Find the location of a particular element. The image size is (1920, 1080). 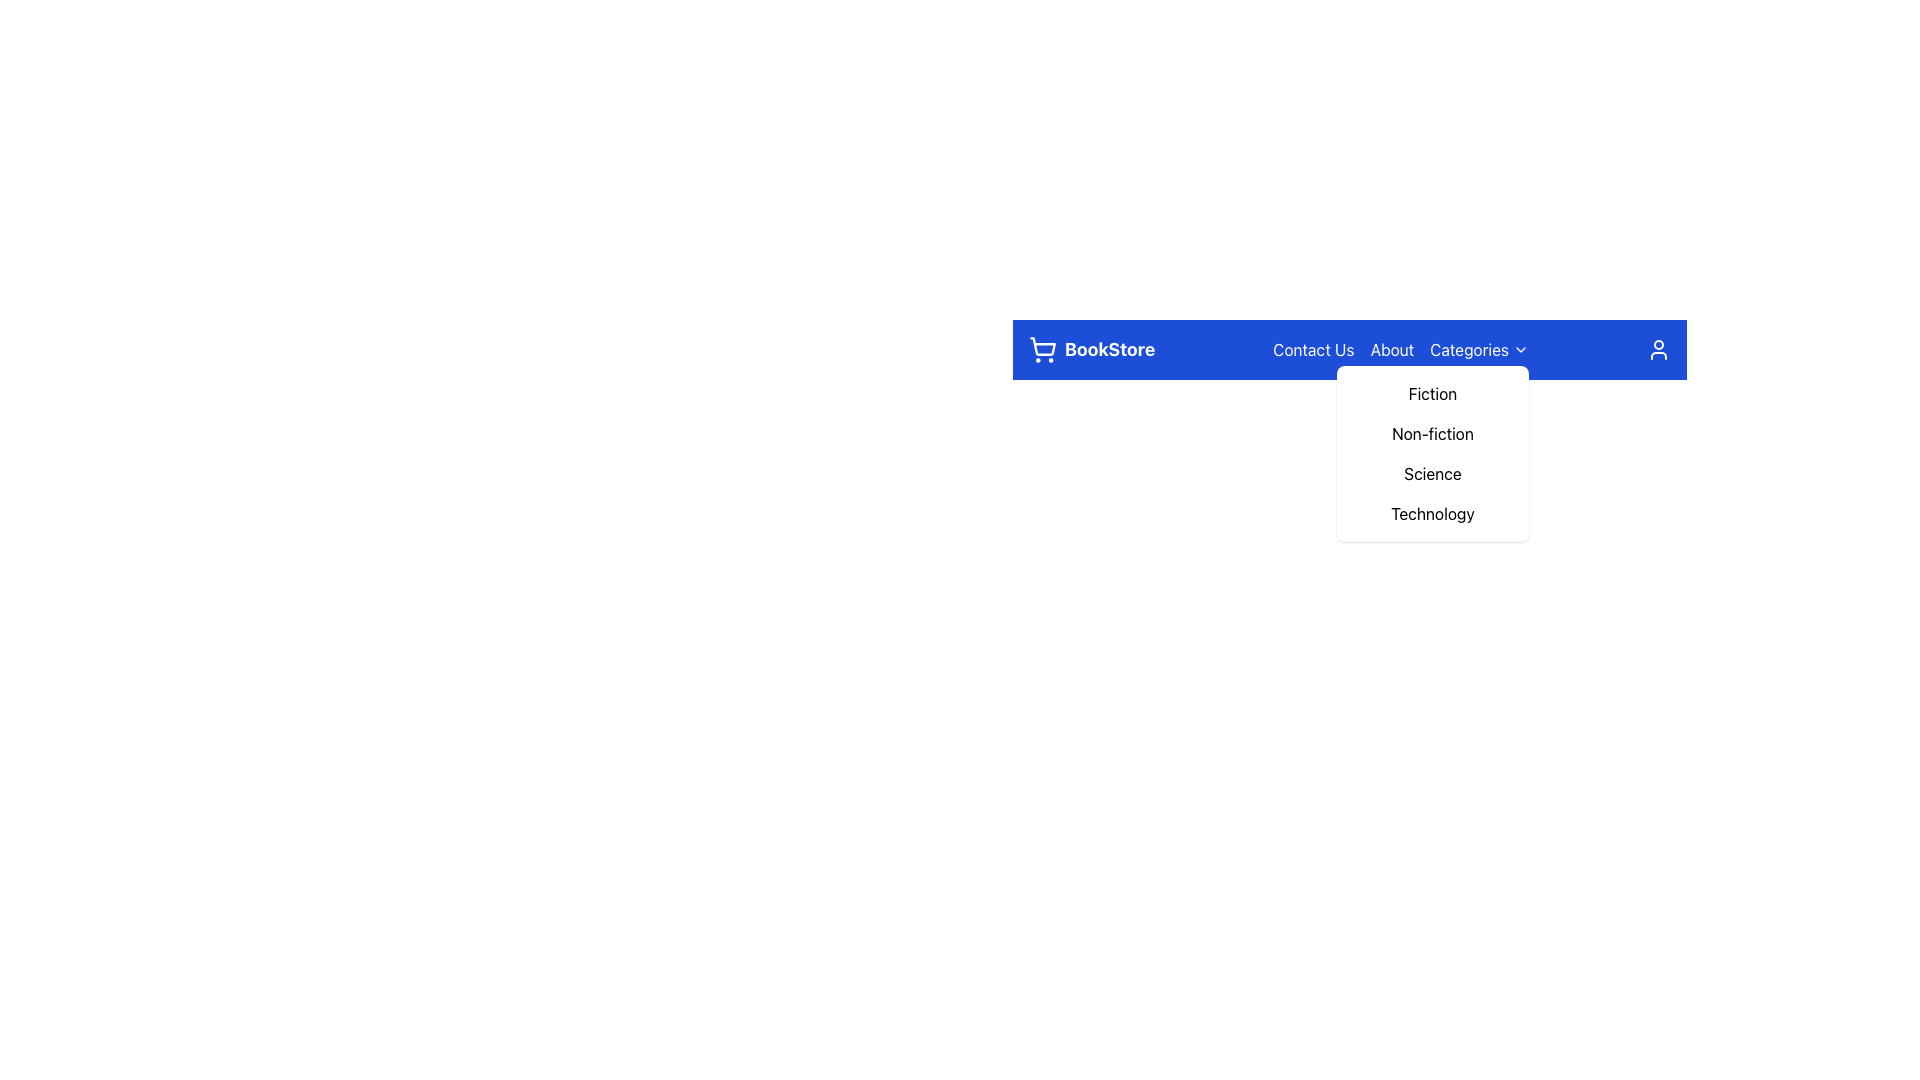

the shopping cart icon, which is a line design with circular wheels, positioned to the left of the 'BookStore' text in the blue header bar is located at coordinates (1041, 349).